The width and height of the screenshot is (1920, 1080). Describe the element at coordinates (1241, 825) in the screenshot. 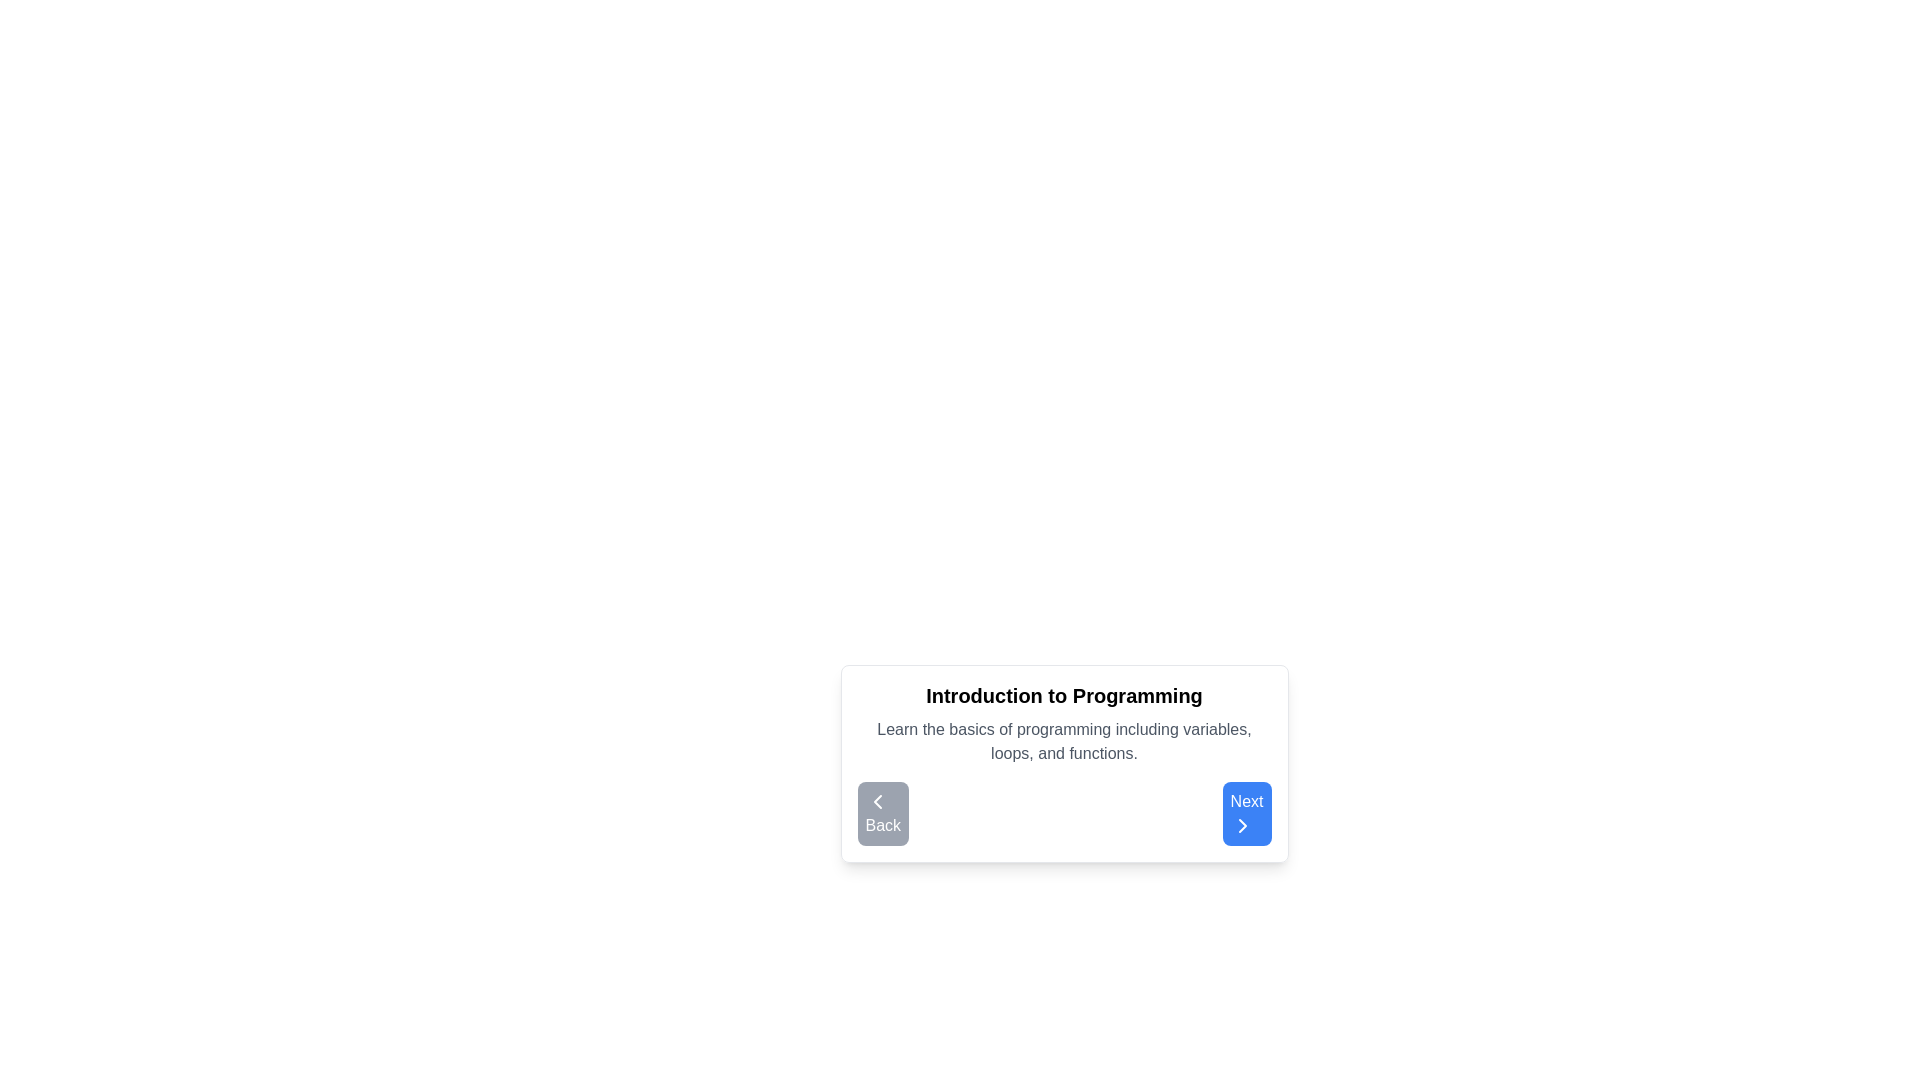

I see `the chevron right SVG icon nested within the 'Next' button located in the bottom right corner of the card-style panel` at that location.